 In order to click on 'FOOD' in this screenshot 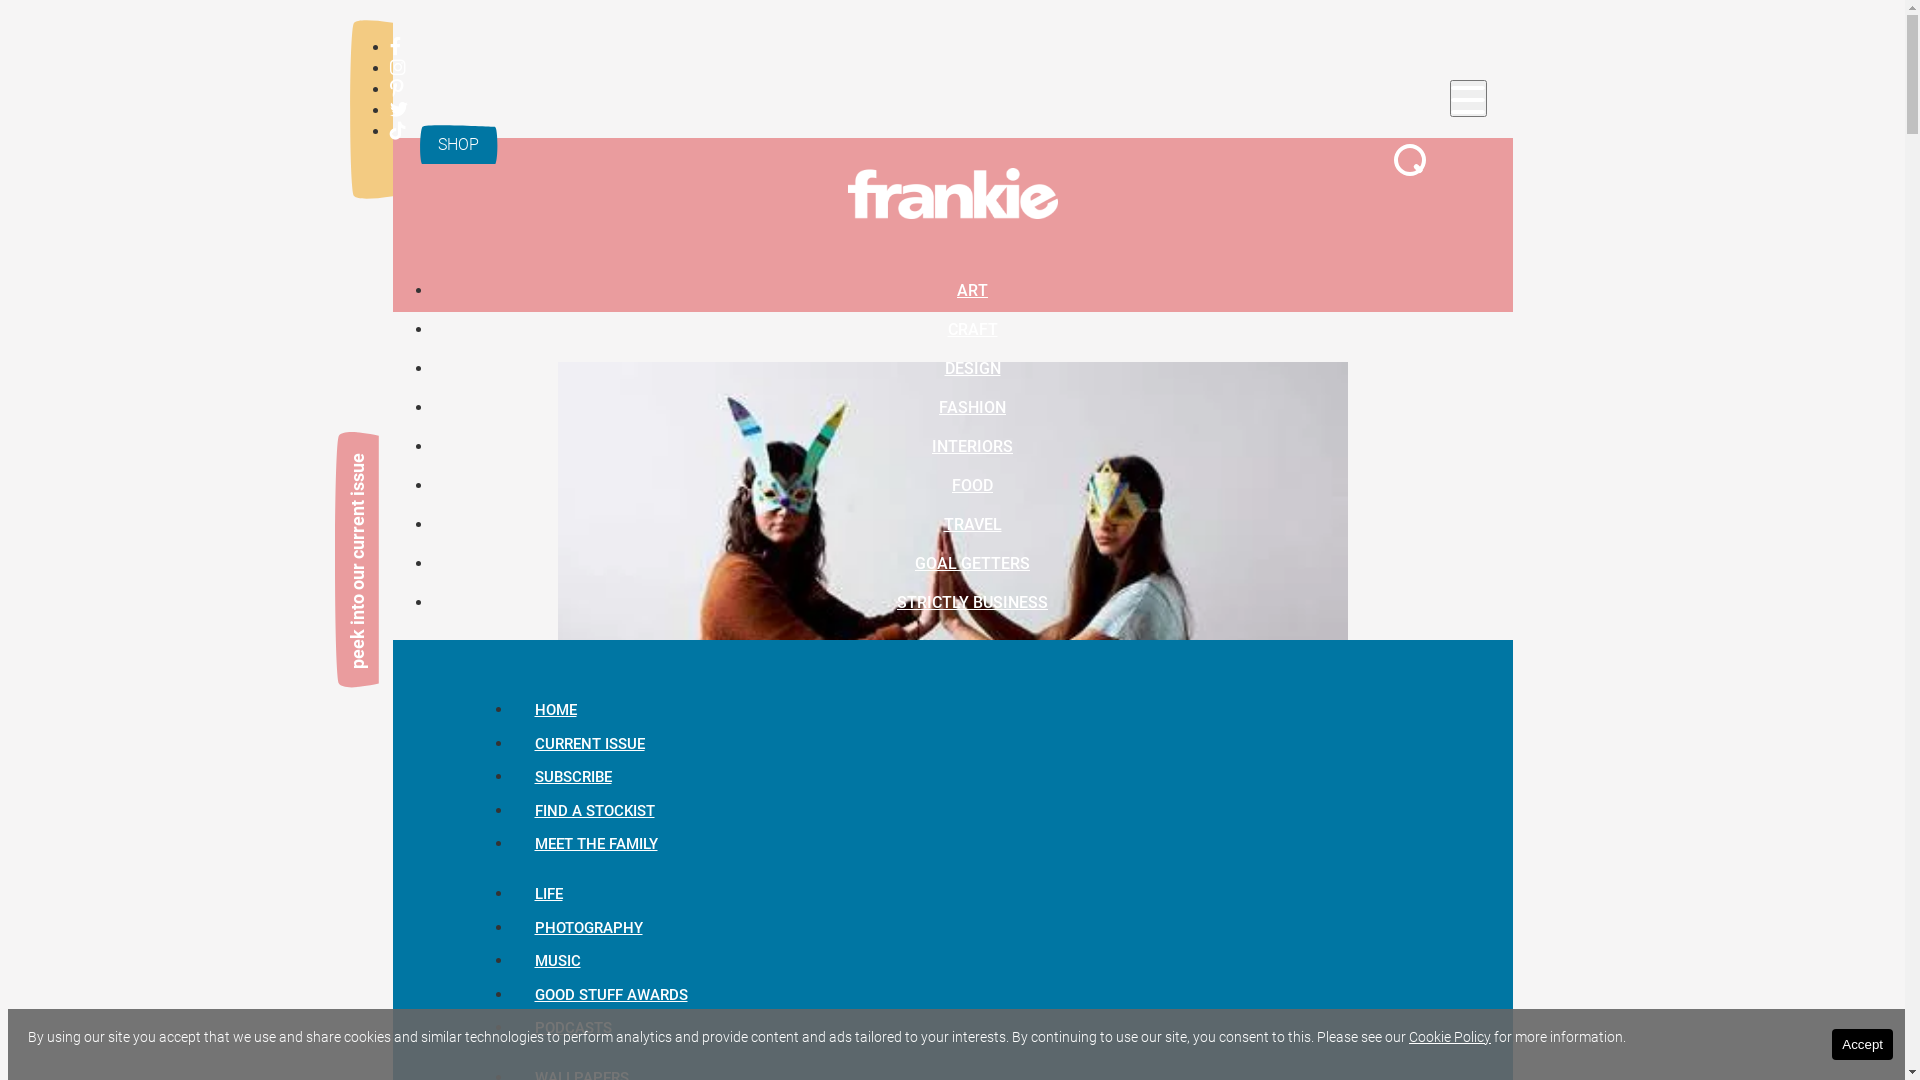, I will do `click(972, 484)`.